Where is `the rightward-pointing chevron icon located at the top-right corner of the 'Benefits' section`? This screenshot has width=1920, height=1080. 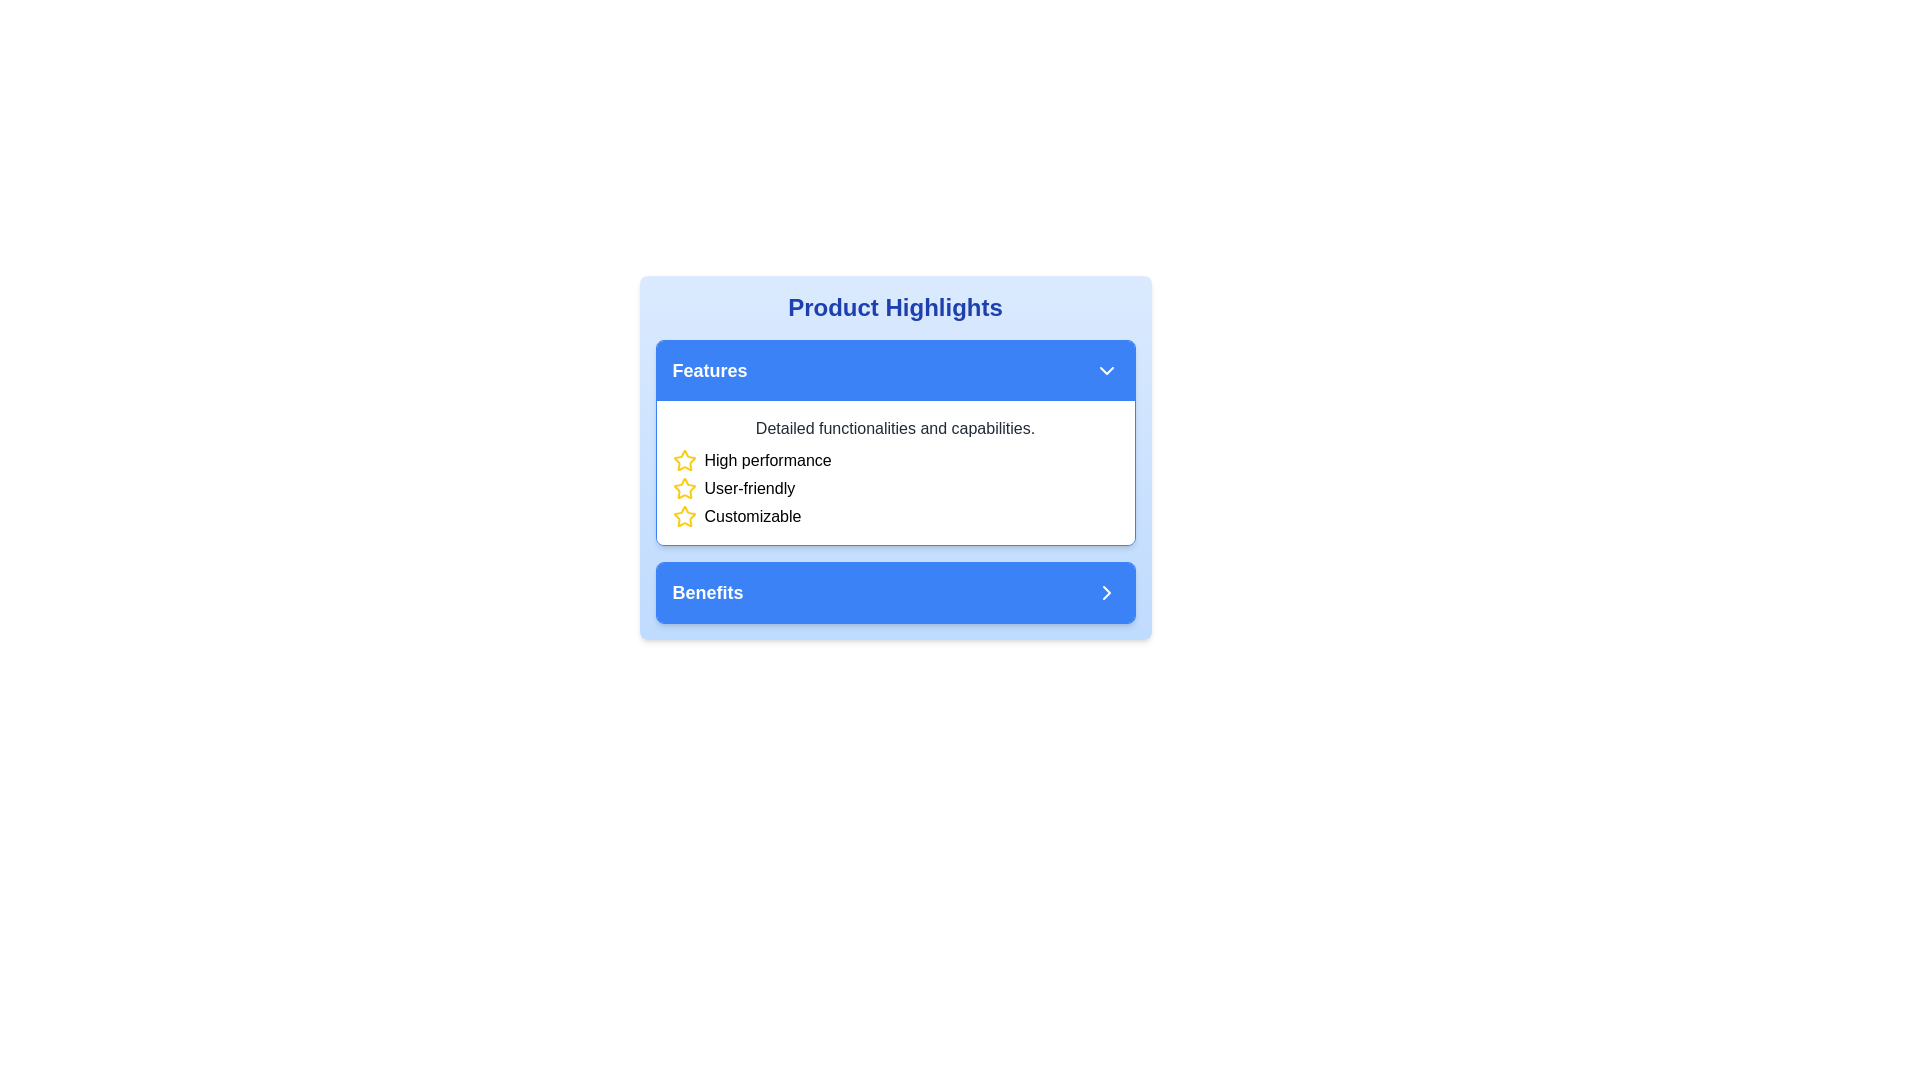
the rightward-pointing chevron icon located at the top-right corner of the 'Benefits' section is located at coordinates (1105, 592).